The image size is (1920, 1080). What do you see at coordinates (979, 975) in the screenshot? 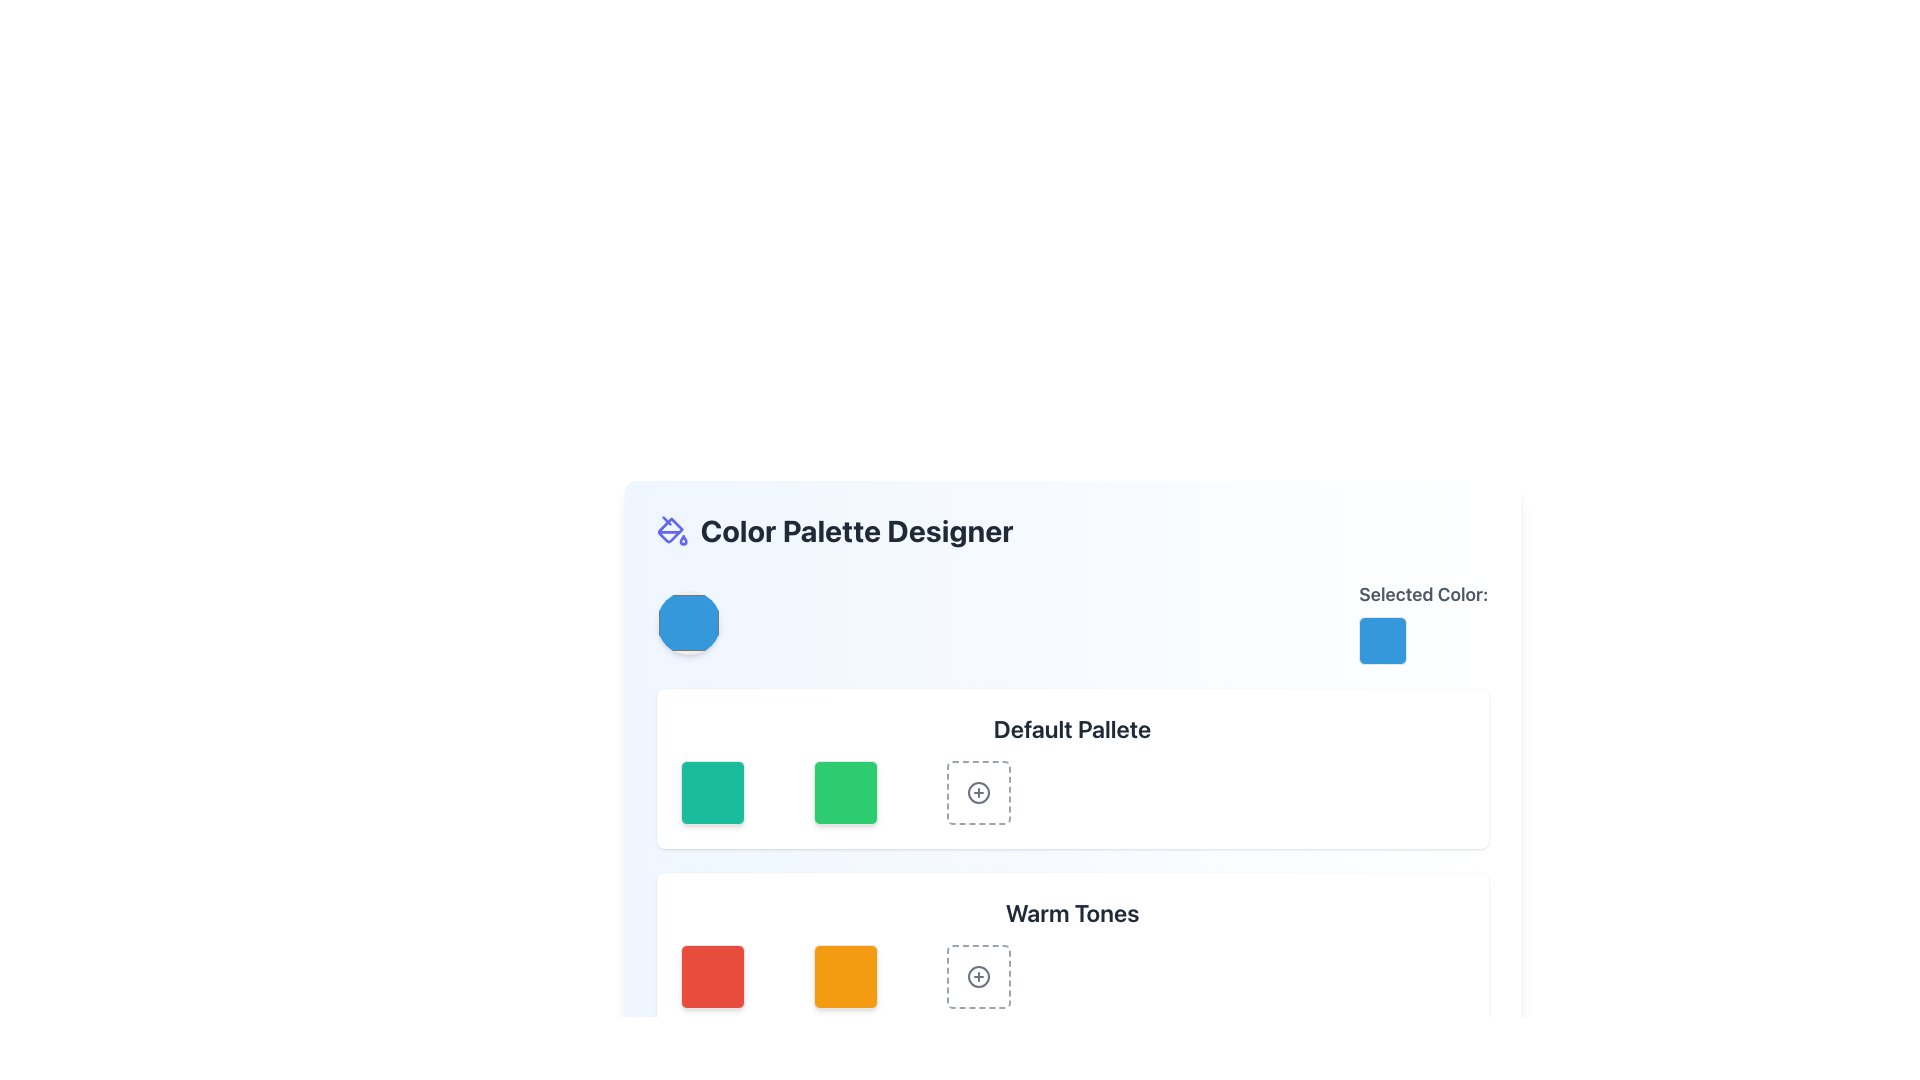
I see `the circular outline of the 'Warm Tones' icon in the color palette grid, which represents the add action feature` at bounding box center [979, 975].